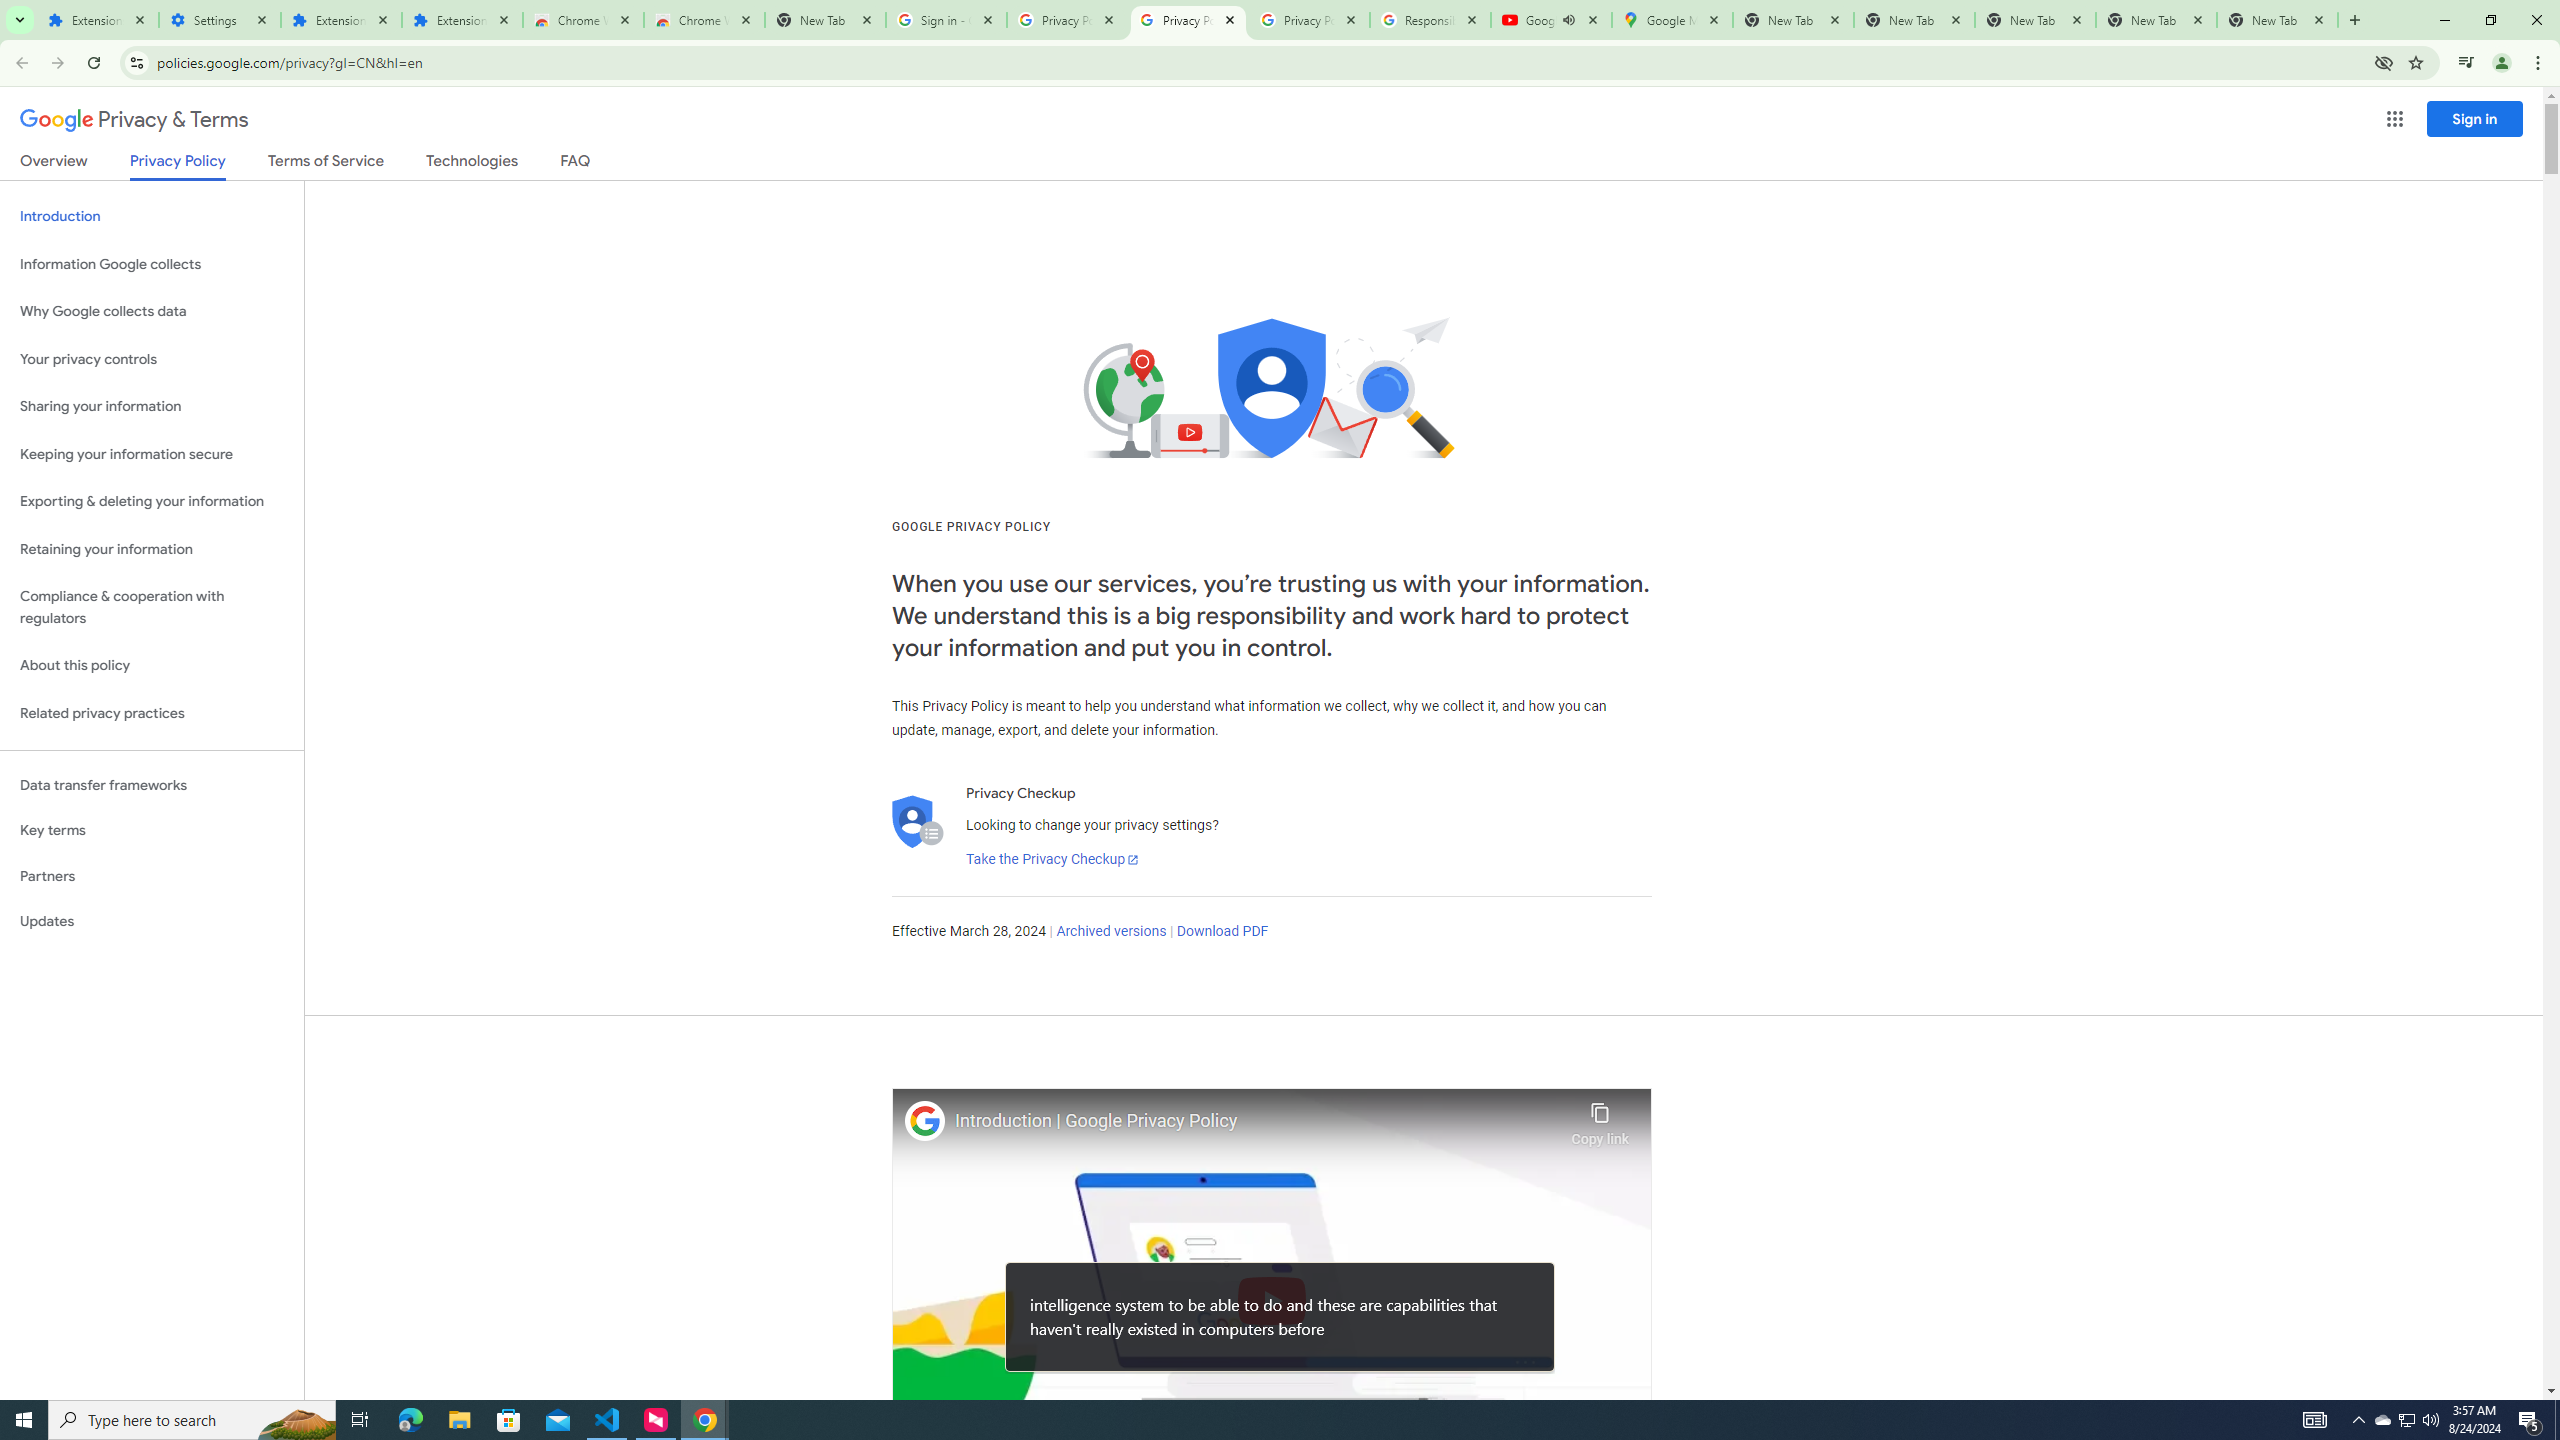 The width and height of the screenshot is (2560, 1440). What do you see at coordinates (151, 215) in the screenshot?
I see `'Introduction'` at bounding box center [151, 215].